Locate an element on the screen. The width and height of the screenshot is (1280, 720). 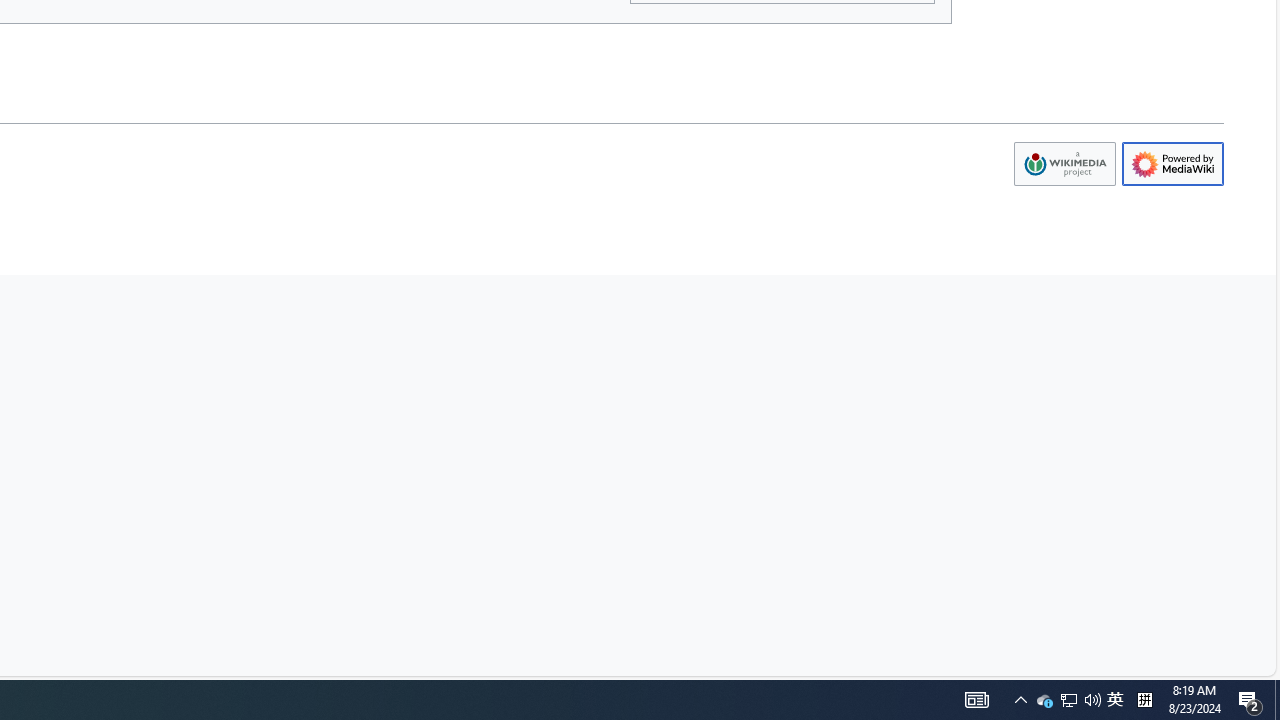
'Wikimedia Foundation' is located at coordinates (1063, 163).